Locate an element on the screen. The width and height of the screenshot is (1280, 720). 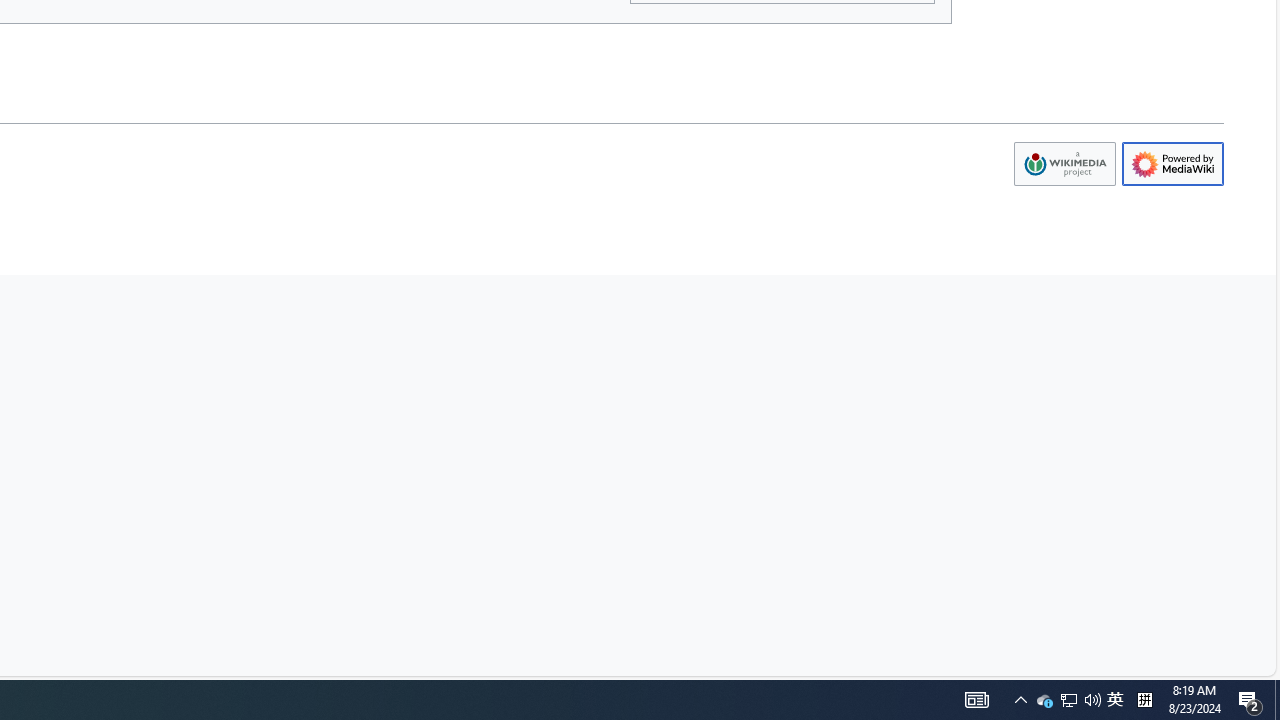
'Wikimedia Foundation' is located at coordinates (1063, 163).